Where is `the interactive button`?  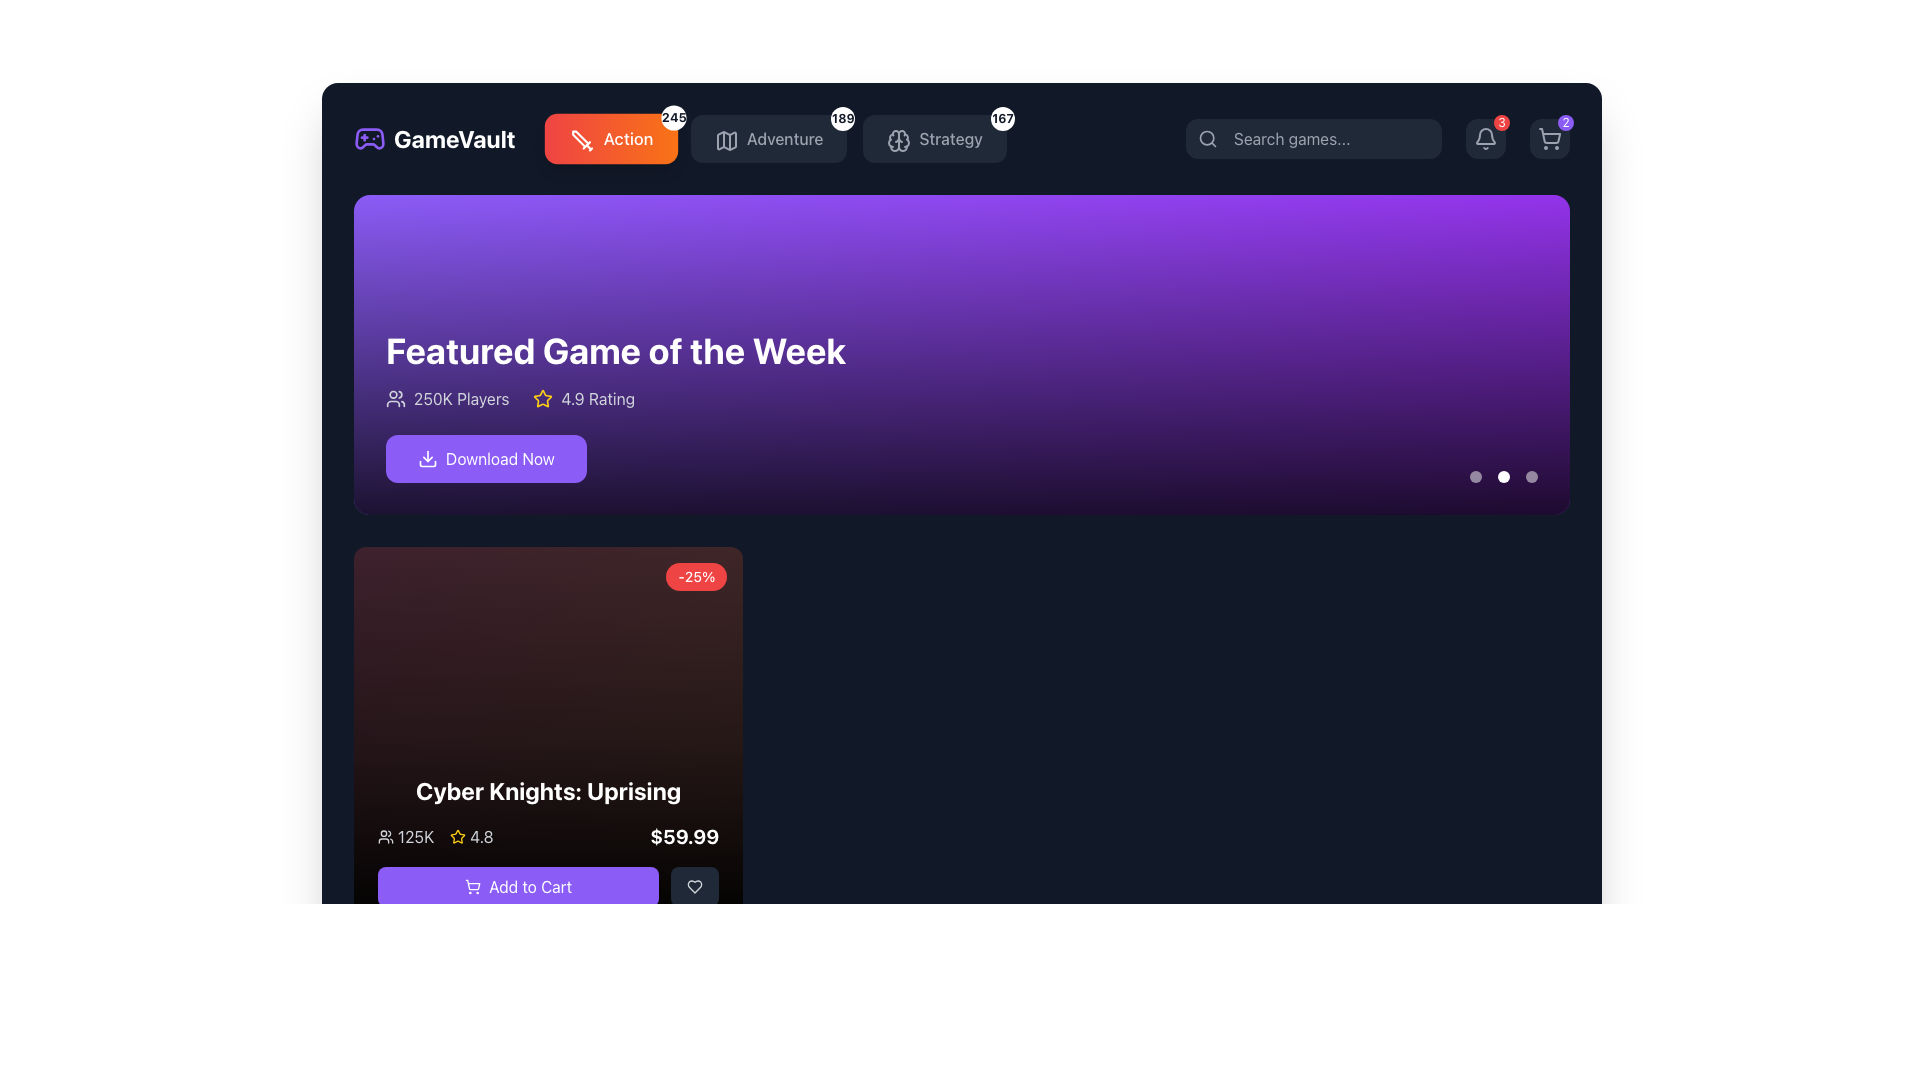
the interactive button is located at coordinates (548, 886).